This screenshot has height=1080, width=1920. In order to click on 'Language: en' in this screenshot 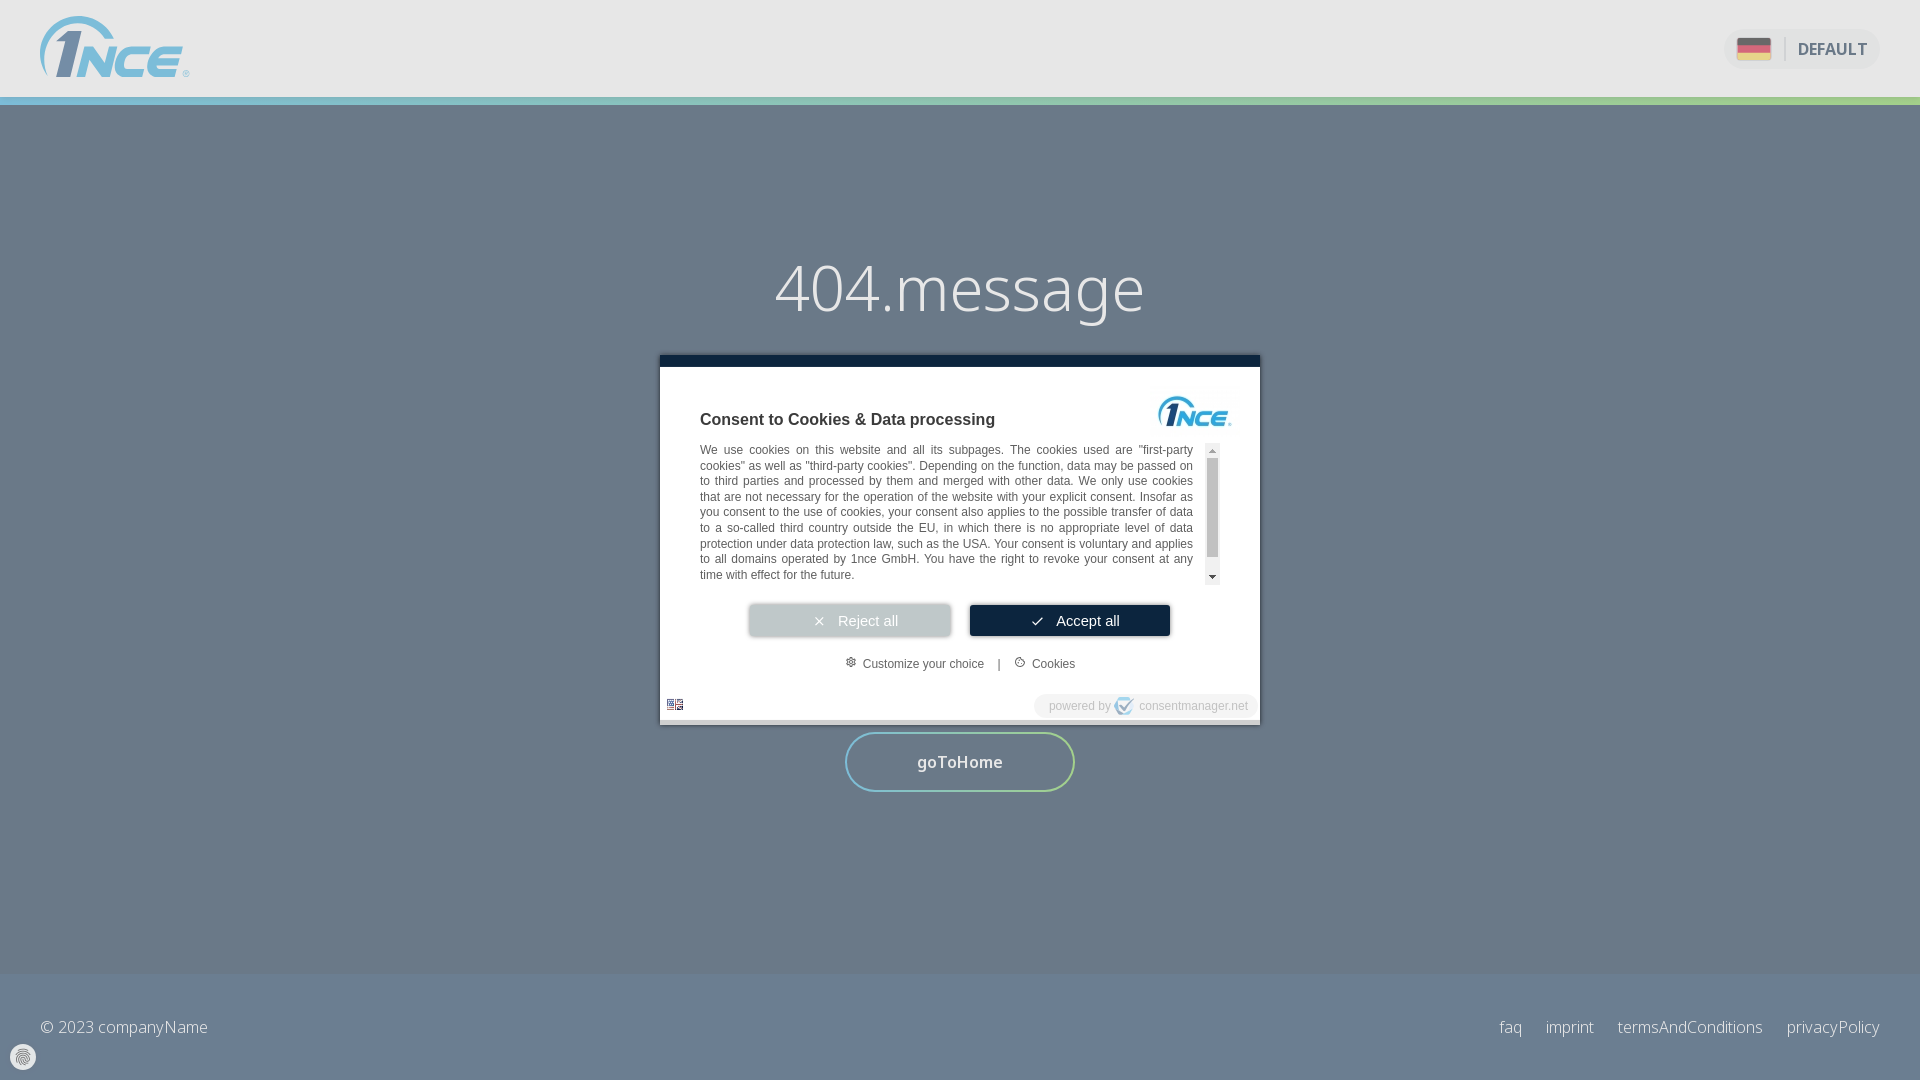, I will do `click(675, 703)`.